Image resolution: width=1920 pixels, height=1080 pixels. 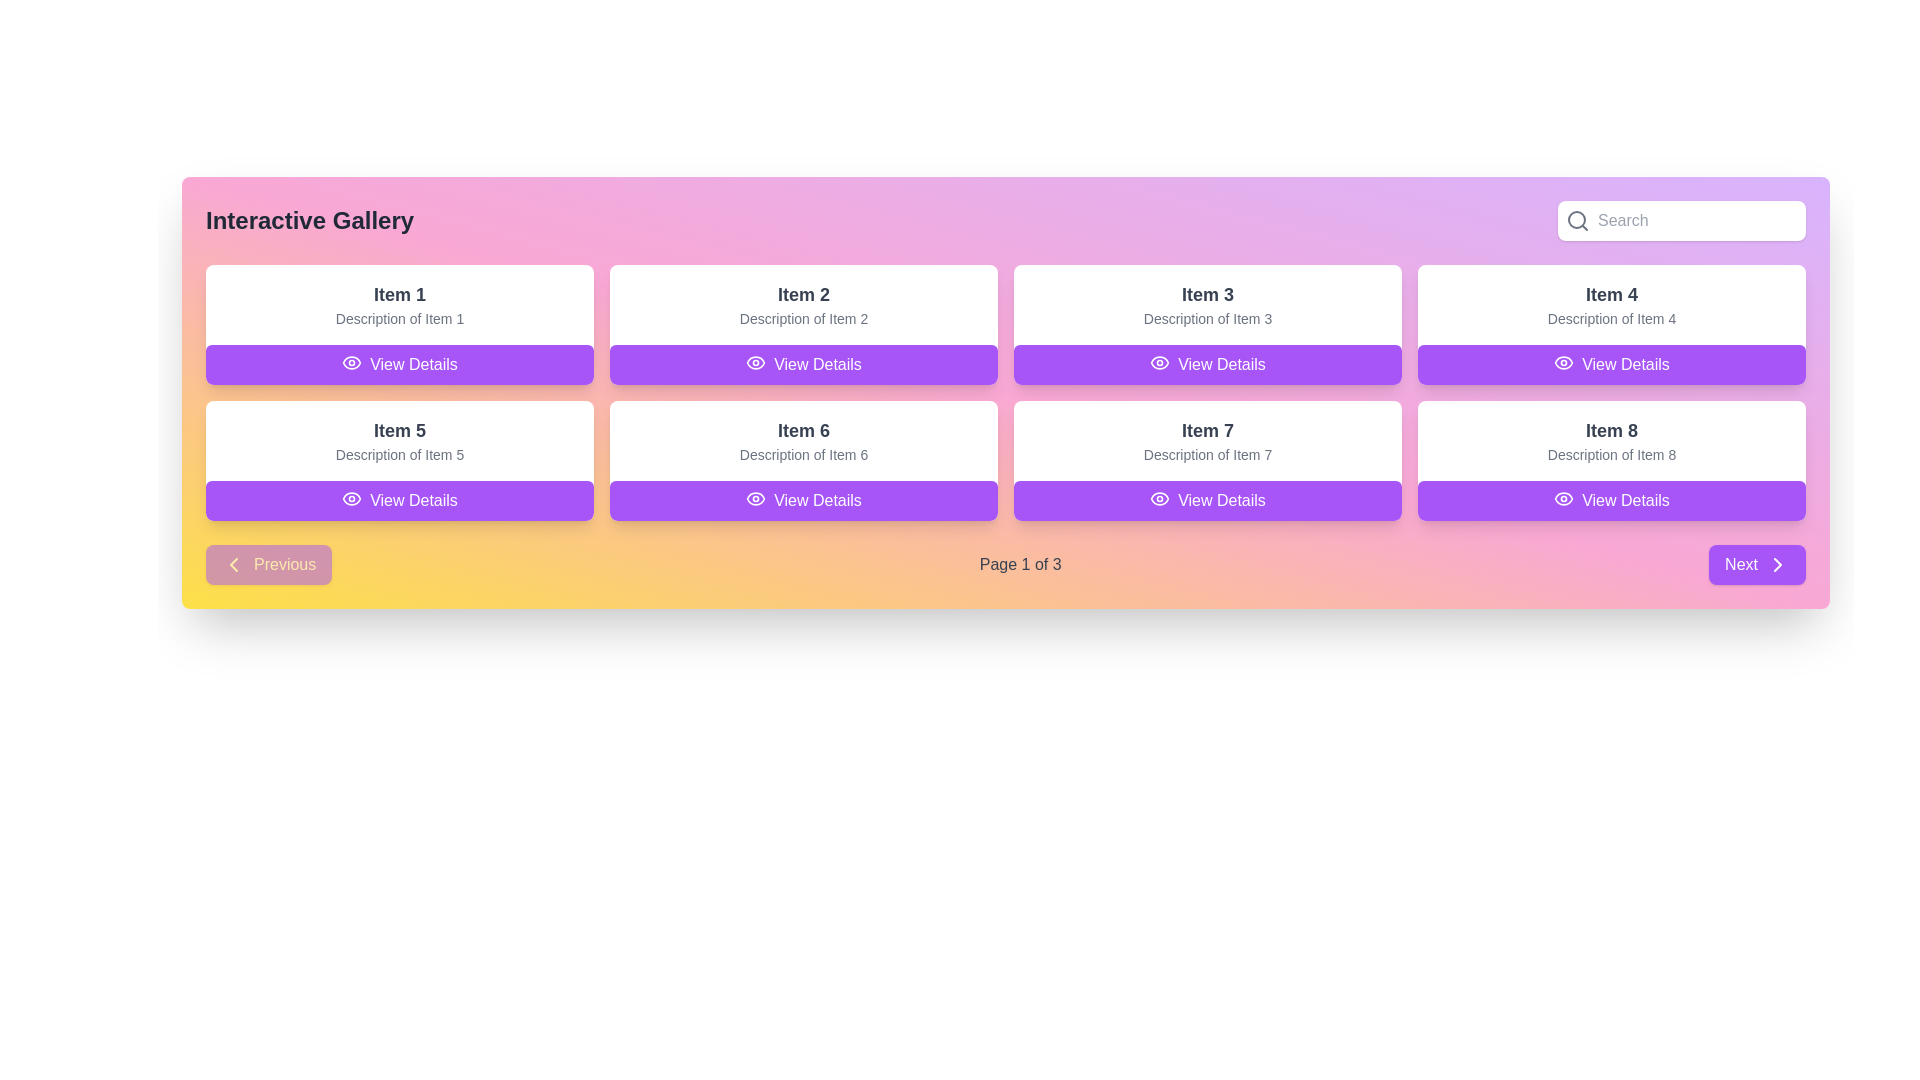 What do you see at coordinates (755, 362) in the screenshot?
I see `the text of the 'View Details' button for the second item from the left on the top row in the grid layout` at bounding box center [755, 362].